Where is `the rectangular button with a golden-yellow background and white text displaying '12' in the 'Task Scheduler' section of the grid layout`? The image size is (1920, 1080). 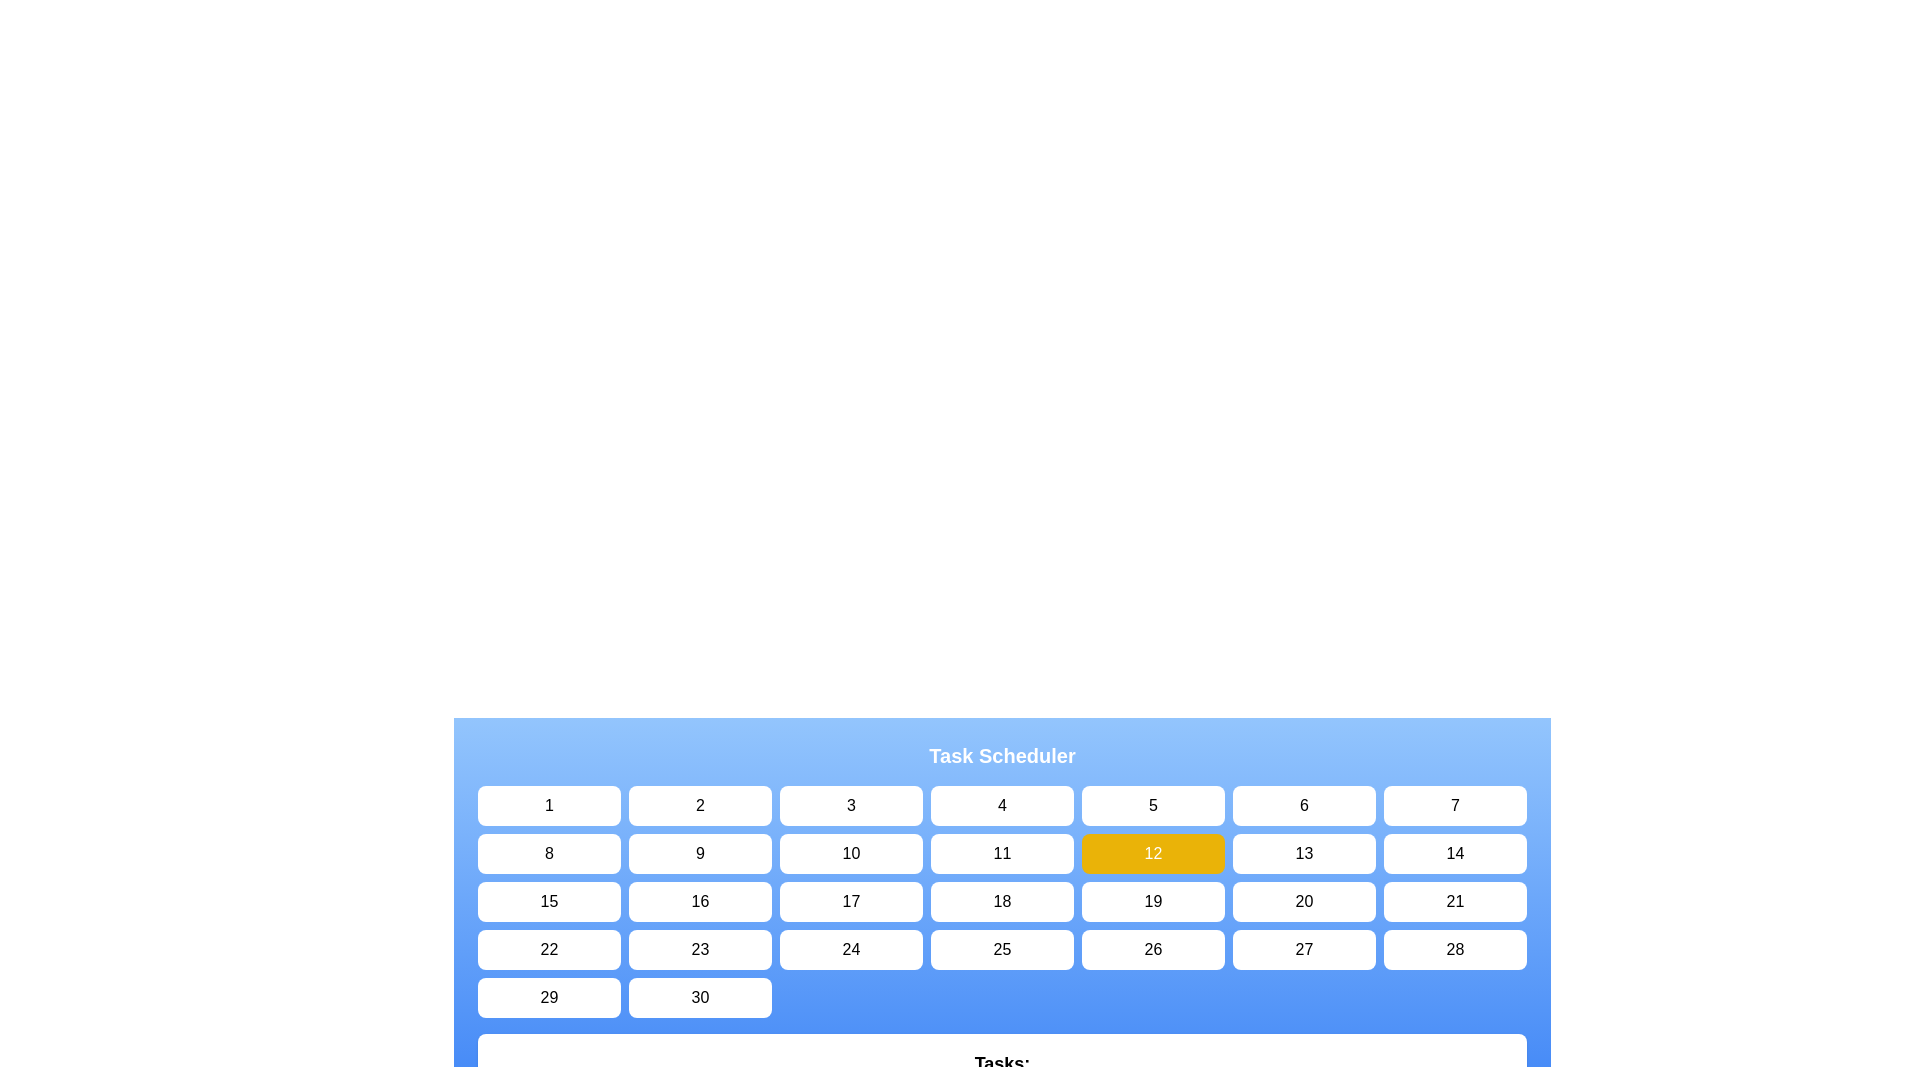
the rectangular button with a golden-yellow background and white text displaying '12' in the 'Task Scheduler' section of the grid layout is located at coordinates (1153, 853).